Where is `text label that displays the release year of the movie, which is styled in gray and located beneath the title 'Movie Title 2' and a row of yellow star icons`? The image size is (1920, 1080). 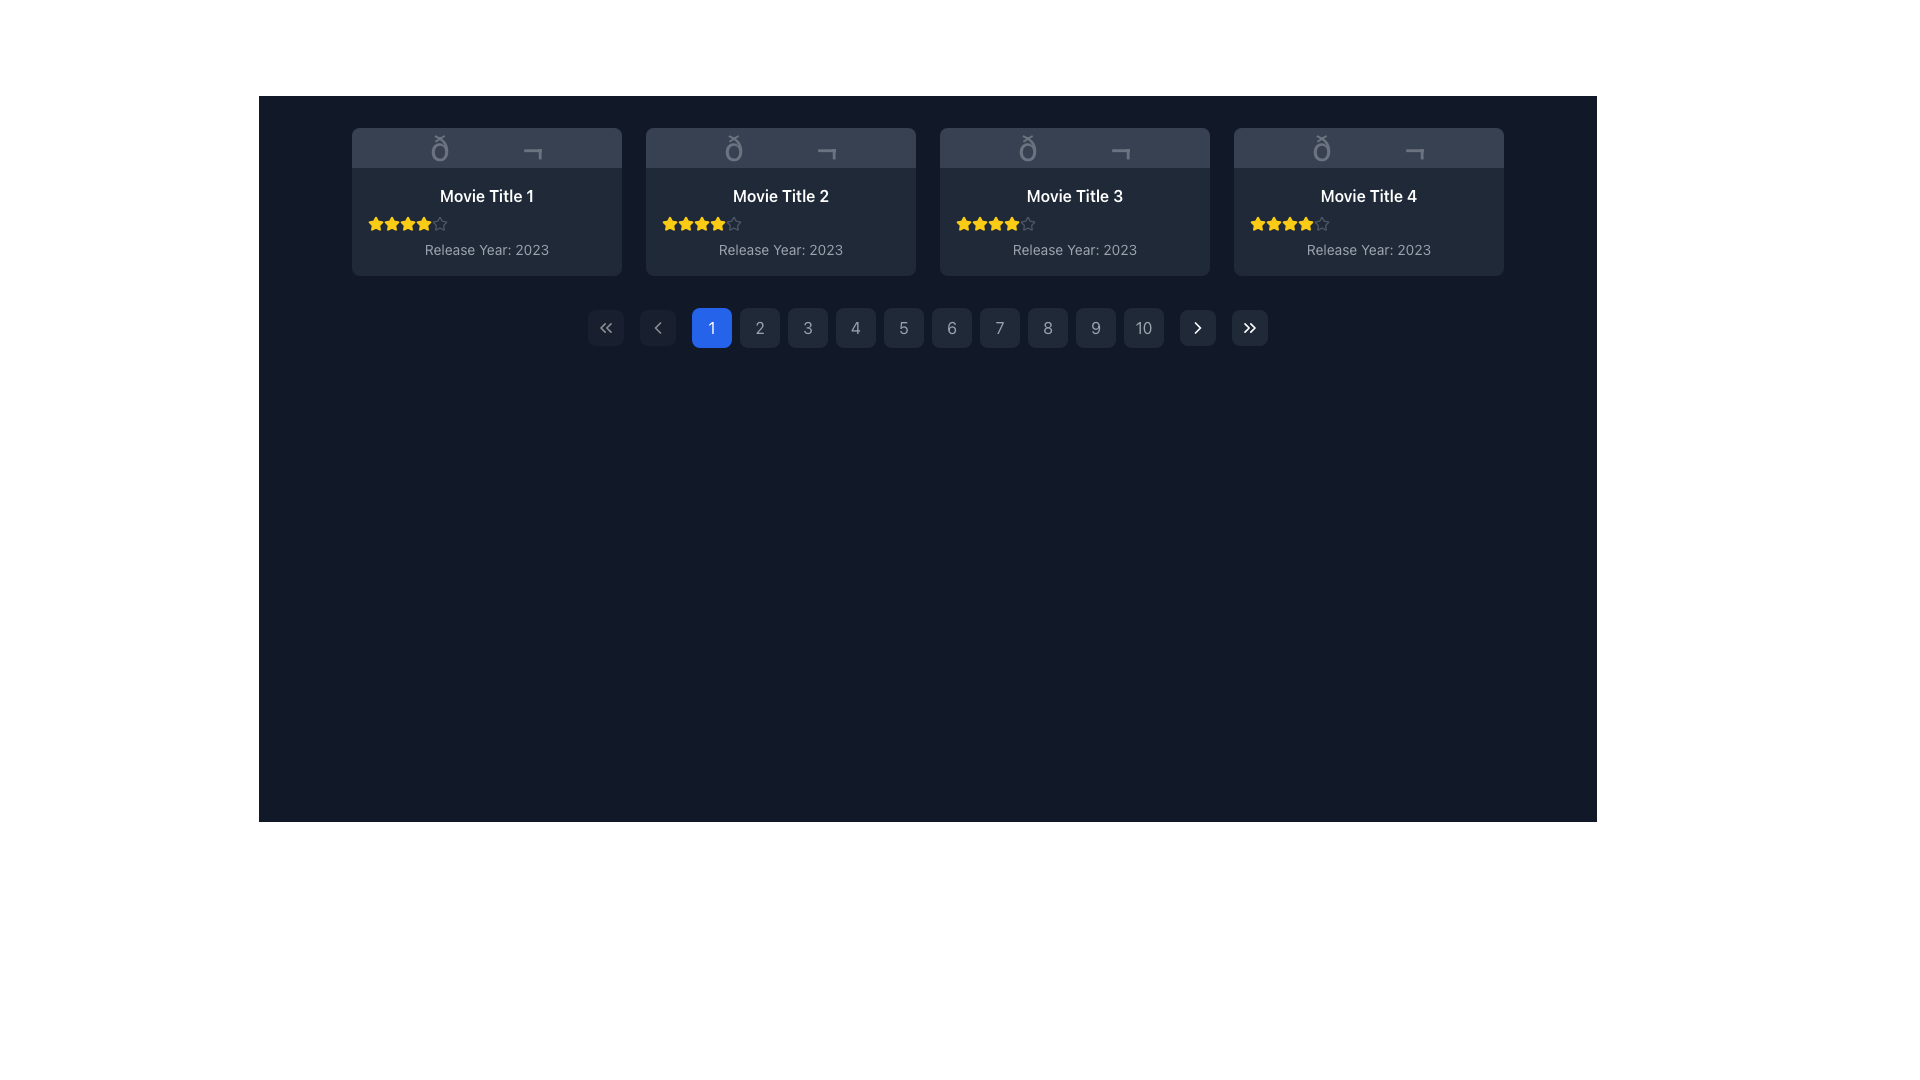
text label that displays the release year of the movie, which is styled in gray and located beneath the title 'Movie Title 2' and a row of yellow star icons is located at coordinates (780, 249).